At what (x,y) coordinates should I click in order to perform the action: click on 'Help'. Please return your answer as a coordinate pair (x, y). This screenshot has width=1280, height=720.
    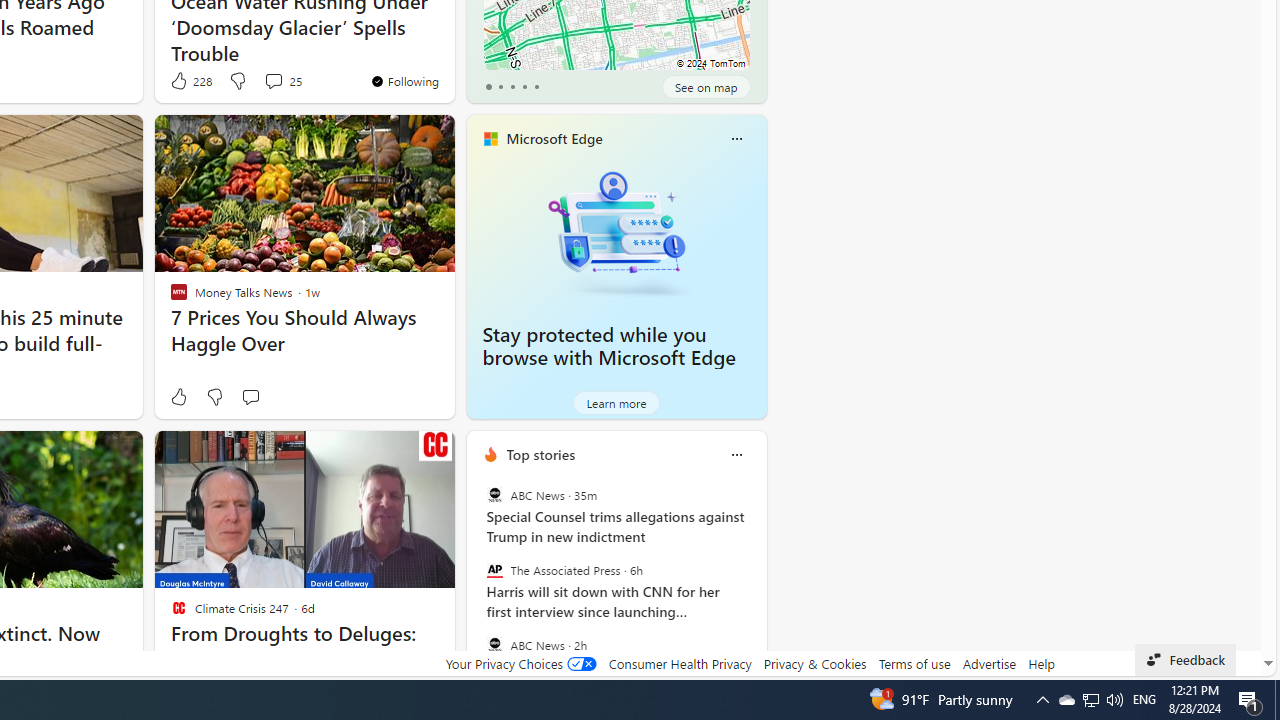
    Looking at the image, I should click on (1040, 663).